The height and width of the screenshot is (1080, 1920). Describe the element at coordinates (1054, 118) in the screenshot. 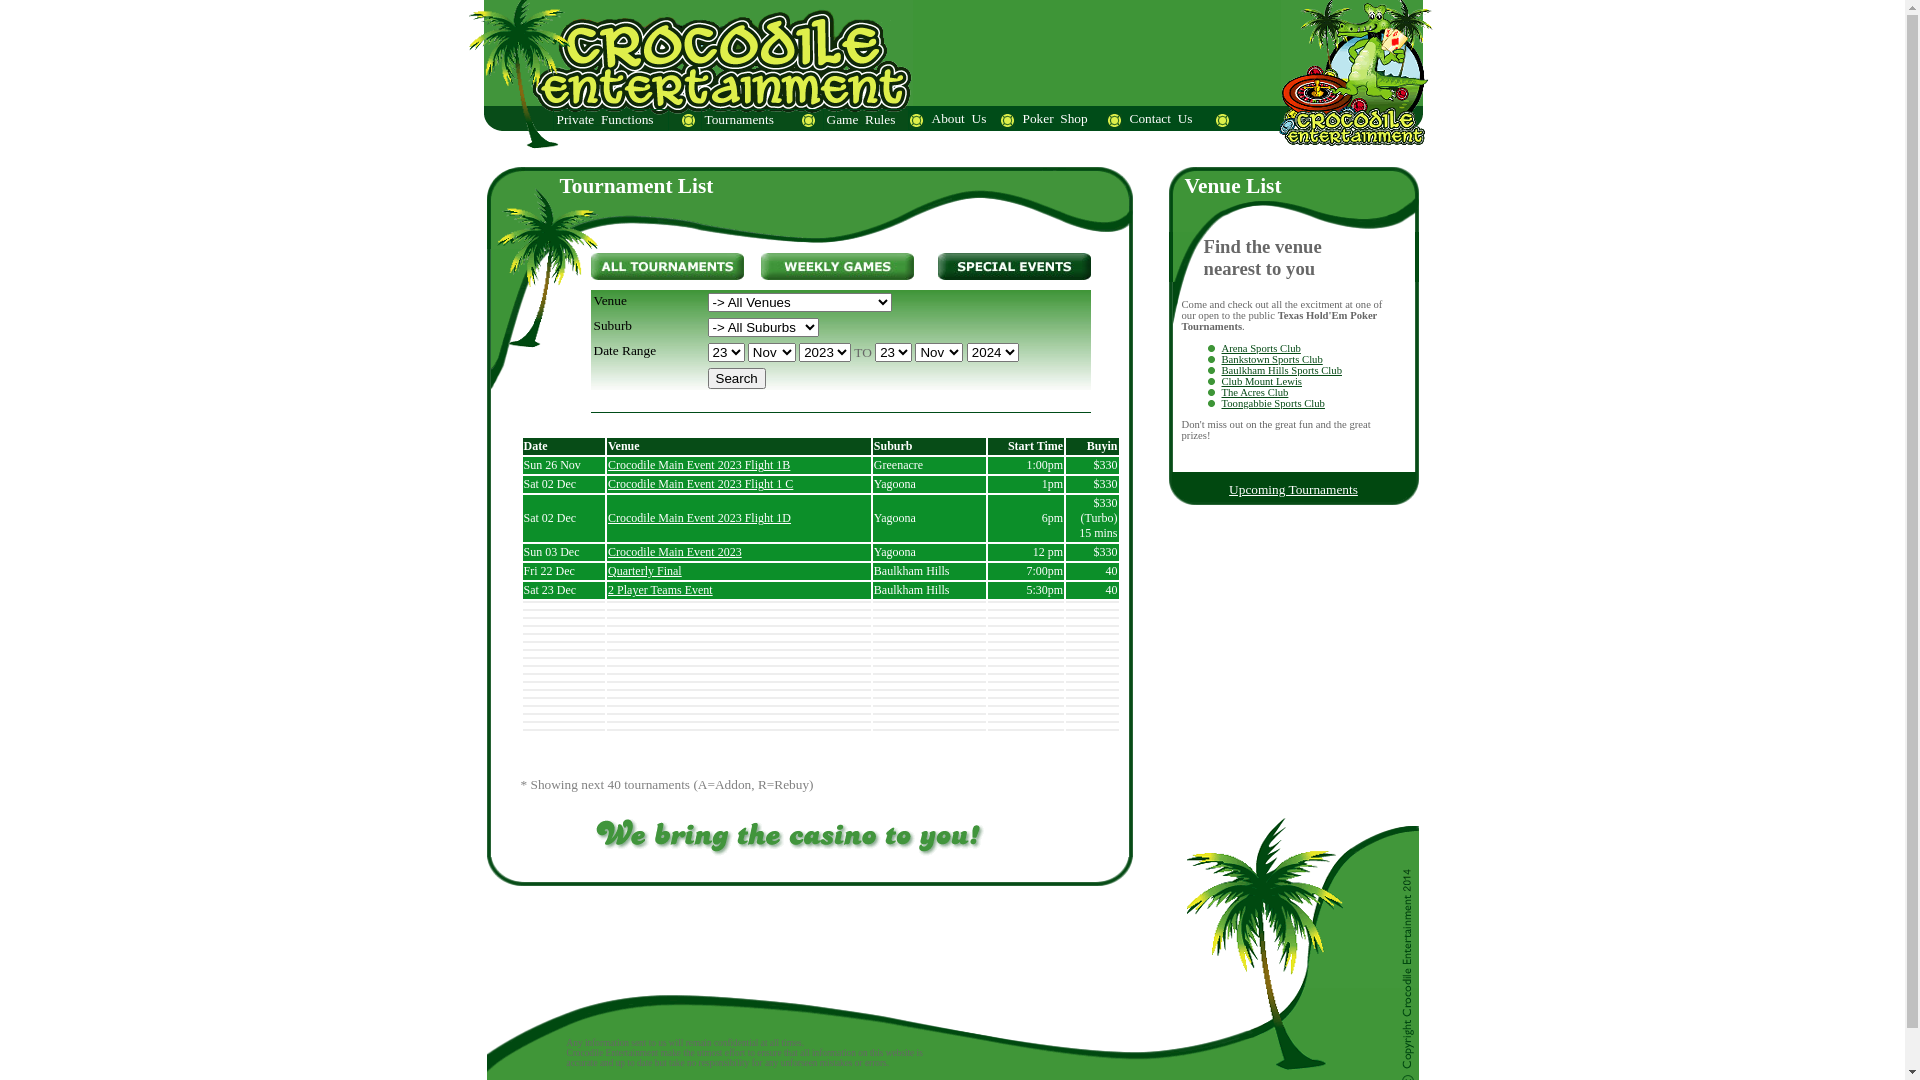

I see `'Poker_Shop'` at that location.